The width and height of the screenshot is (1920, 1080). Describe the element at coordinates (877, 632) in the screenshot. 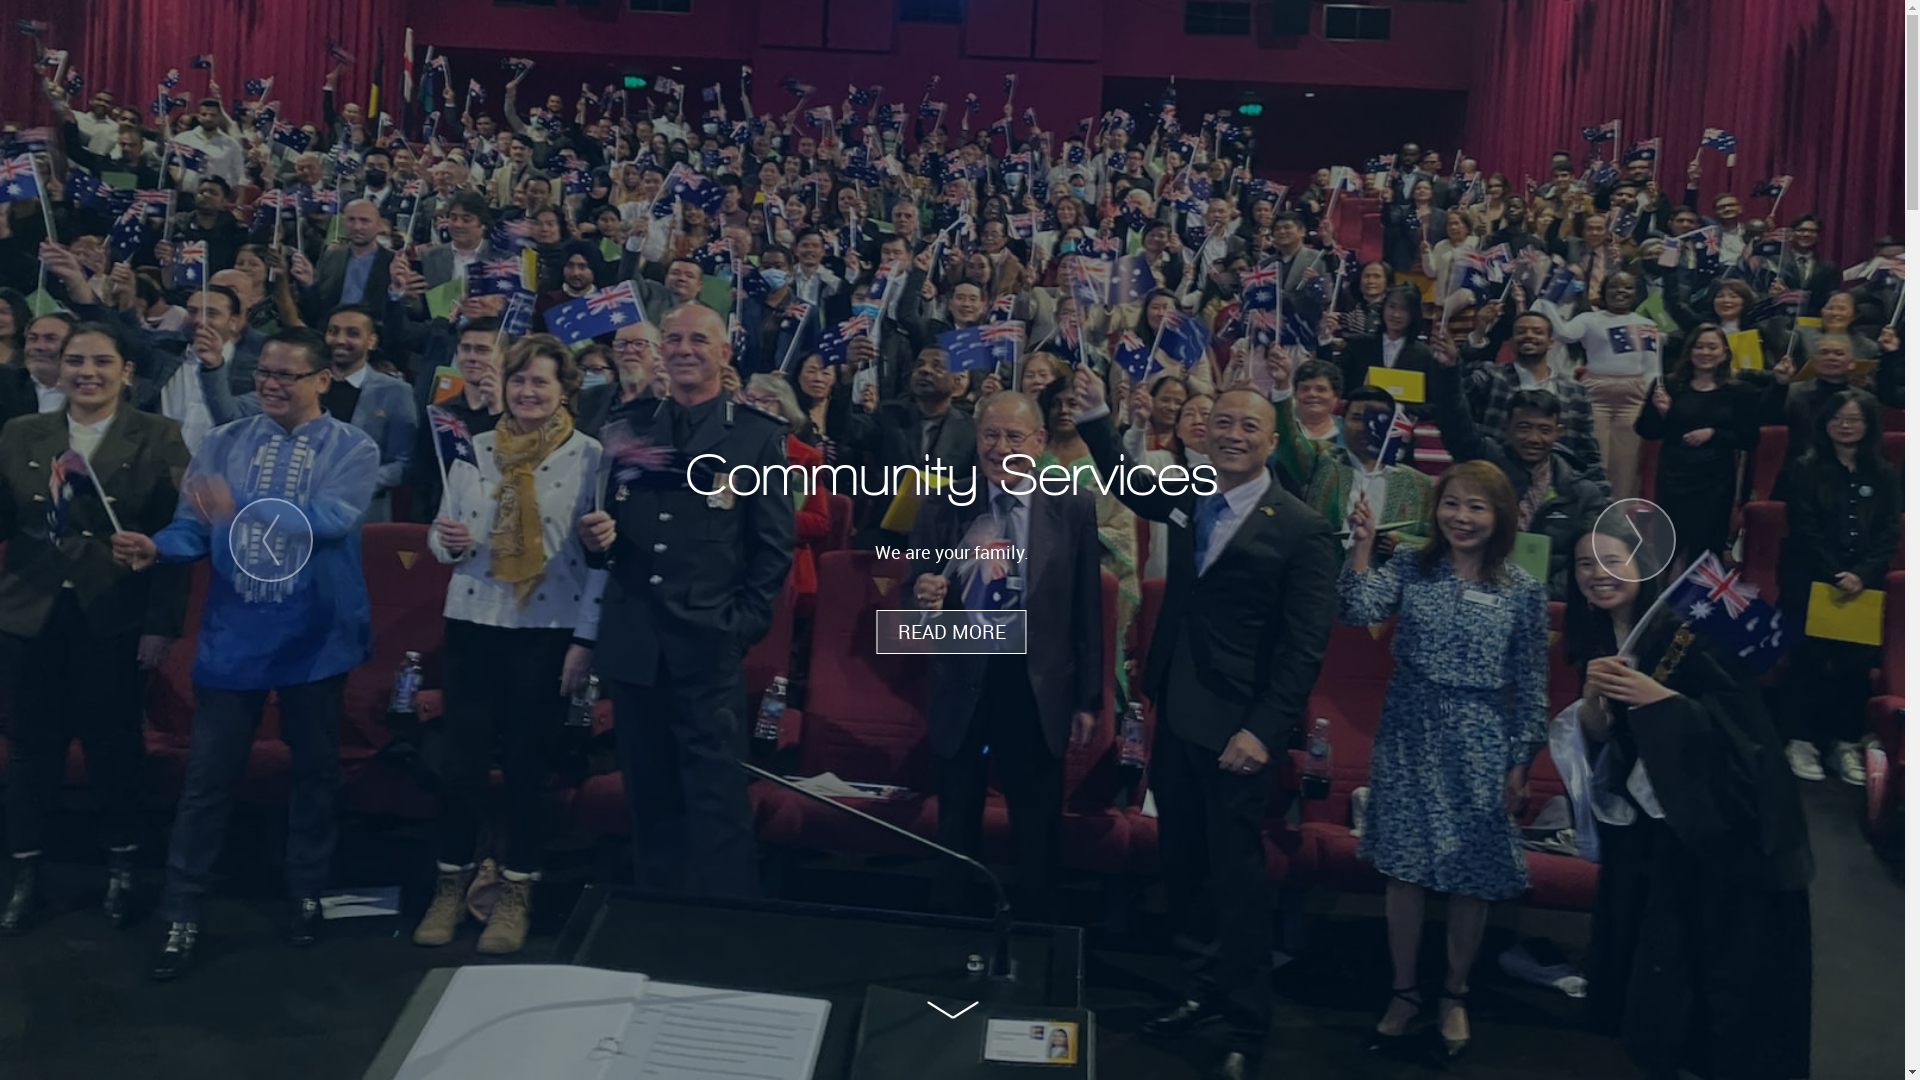

I see `'READ MORE'` at that location.